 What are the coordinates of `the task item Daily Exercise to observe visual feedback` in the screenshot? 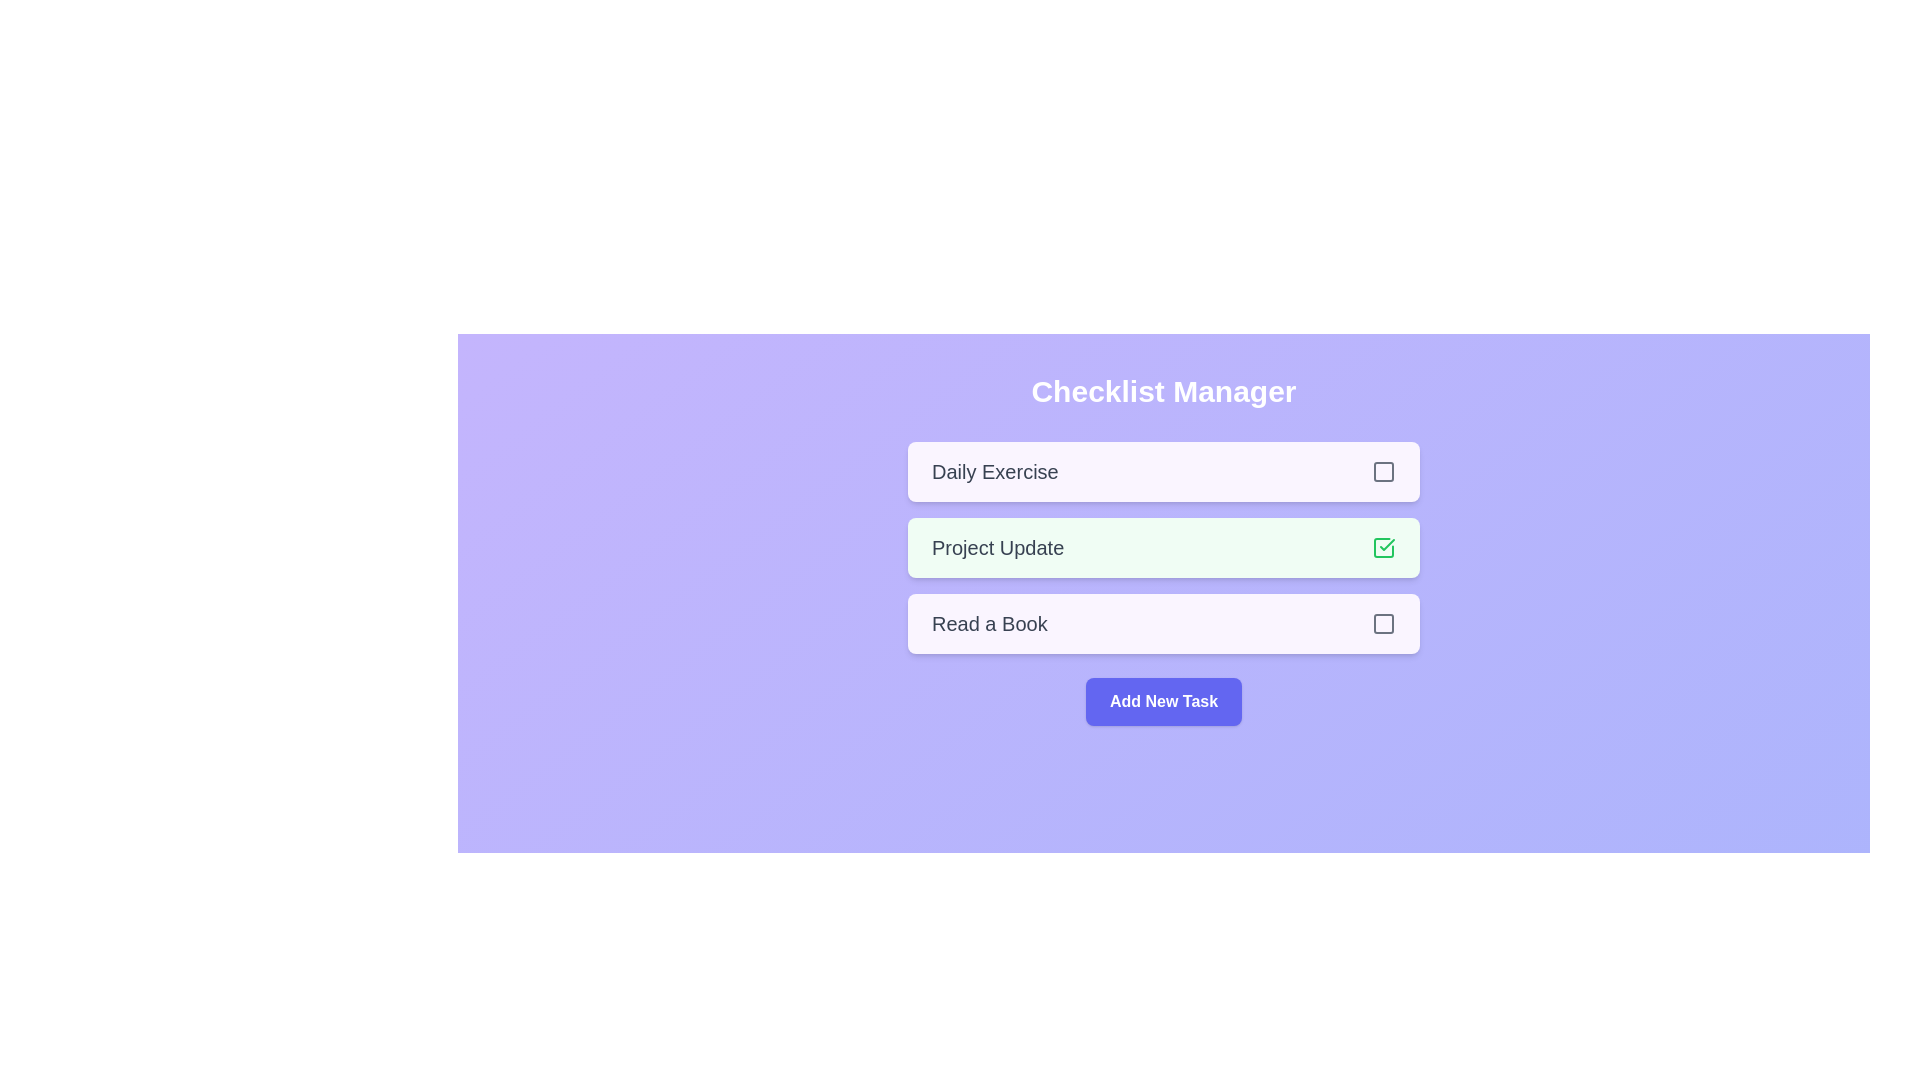 It's located at (1163, 471).